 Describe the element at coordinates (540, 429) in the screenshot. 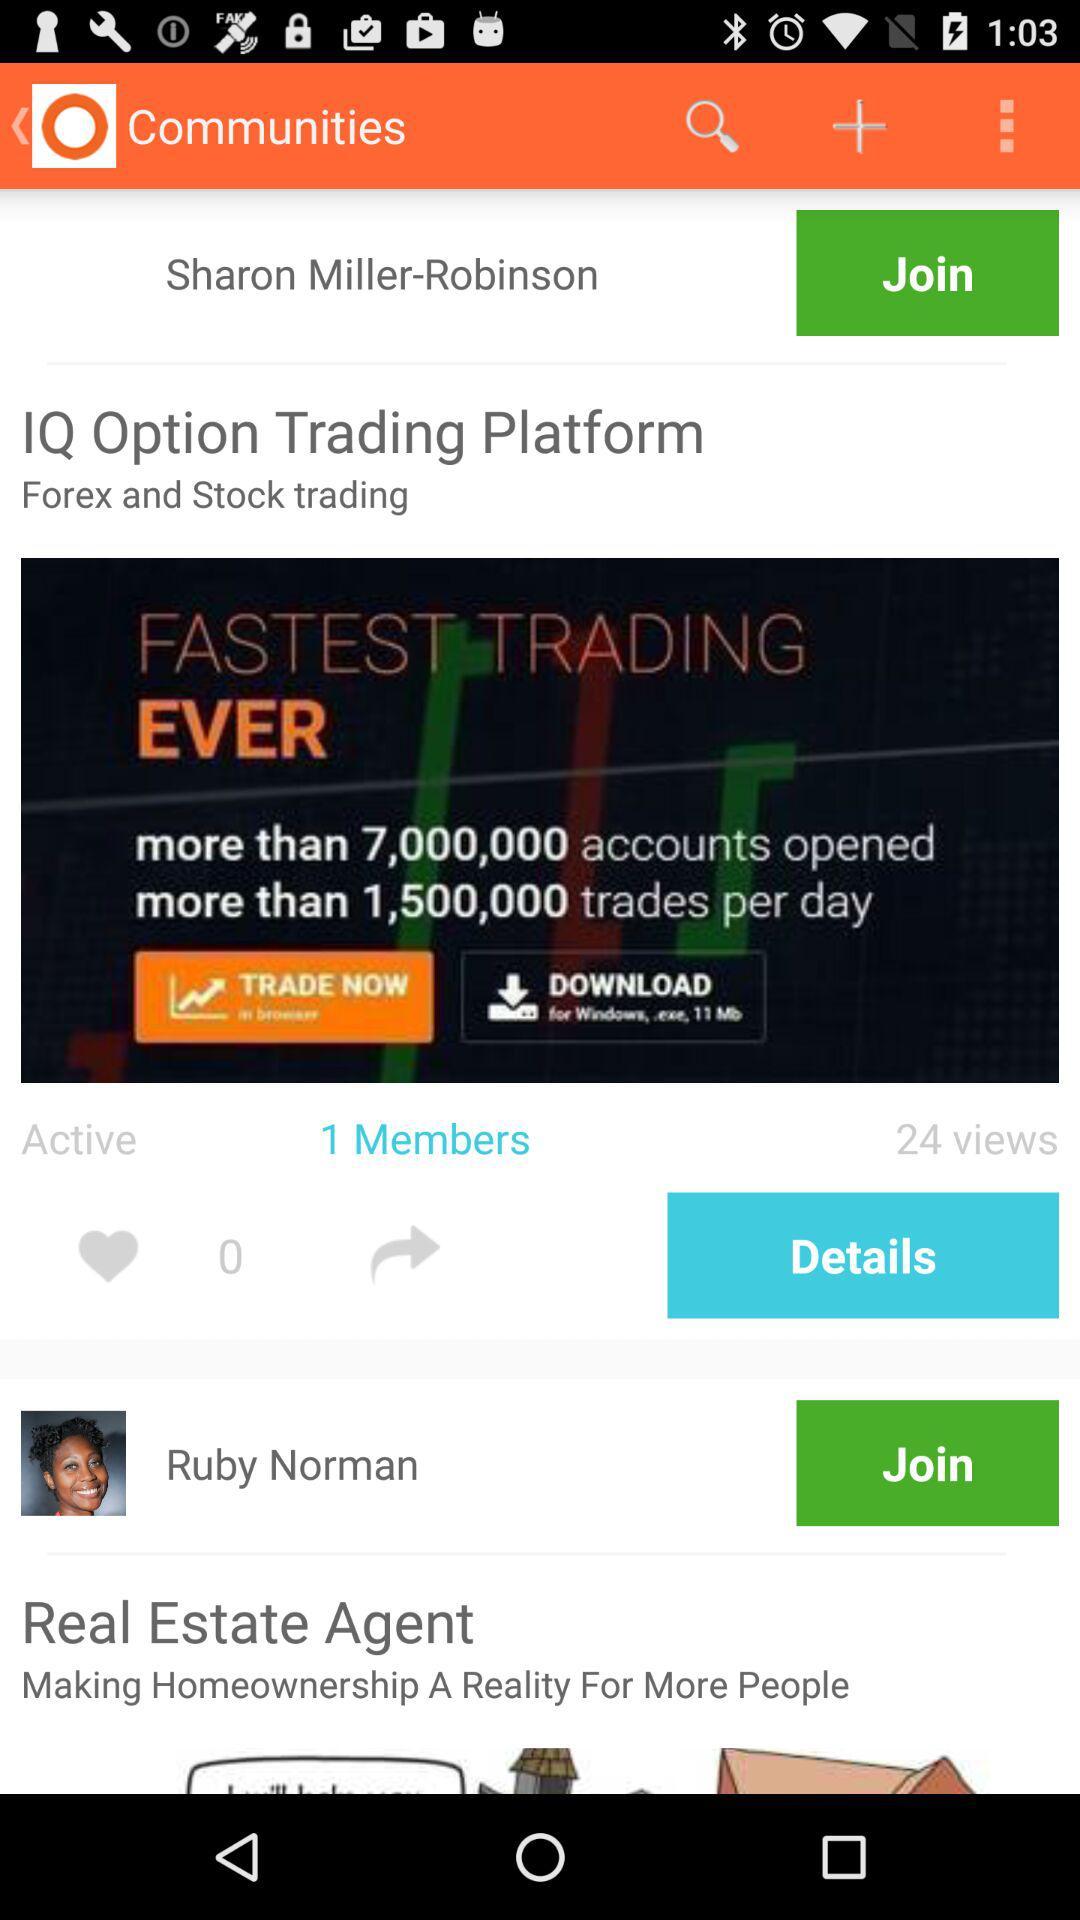

I see `the iq option trading app` at that location.